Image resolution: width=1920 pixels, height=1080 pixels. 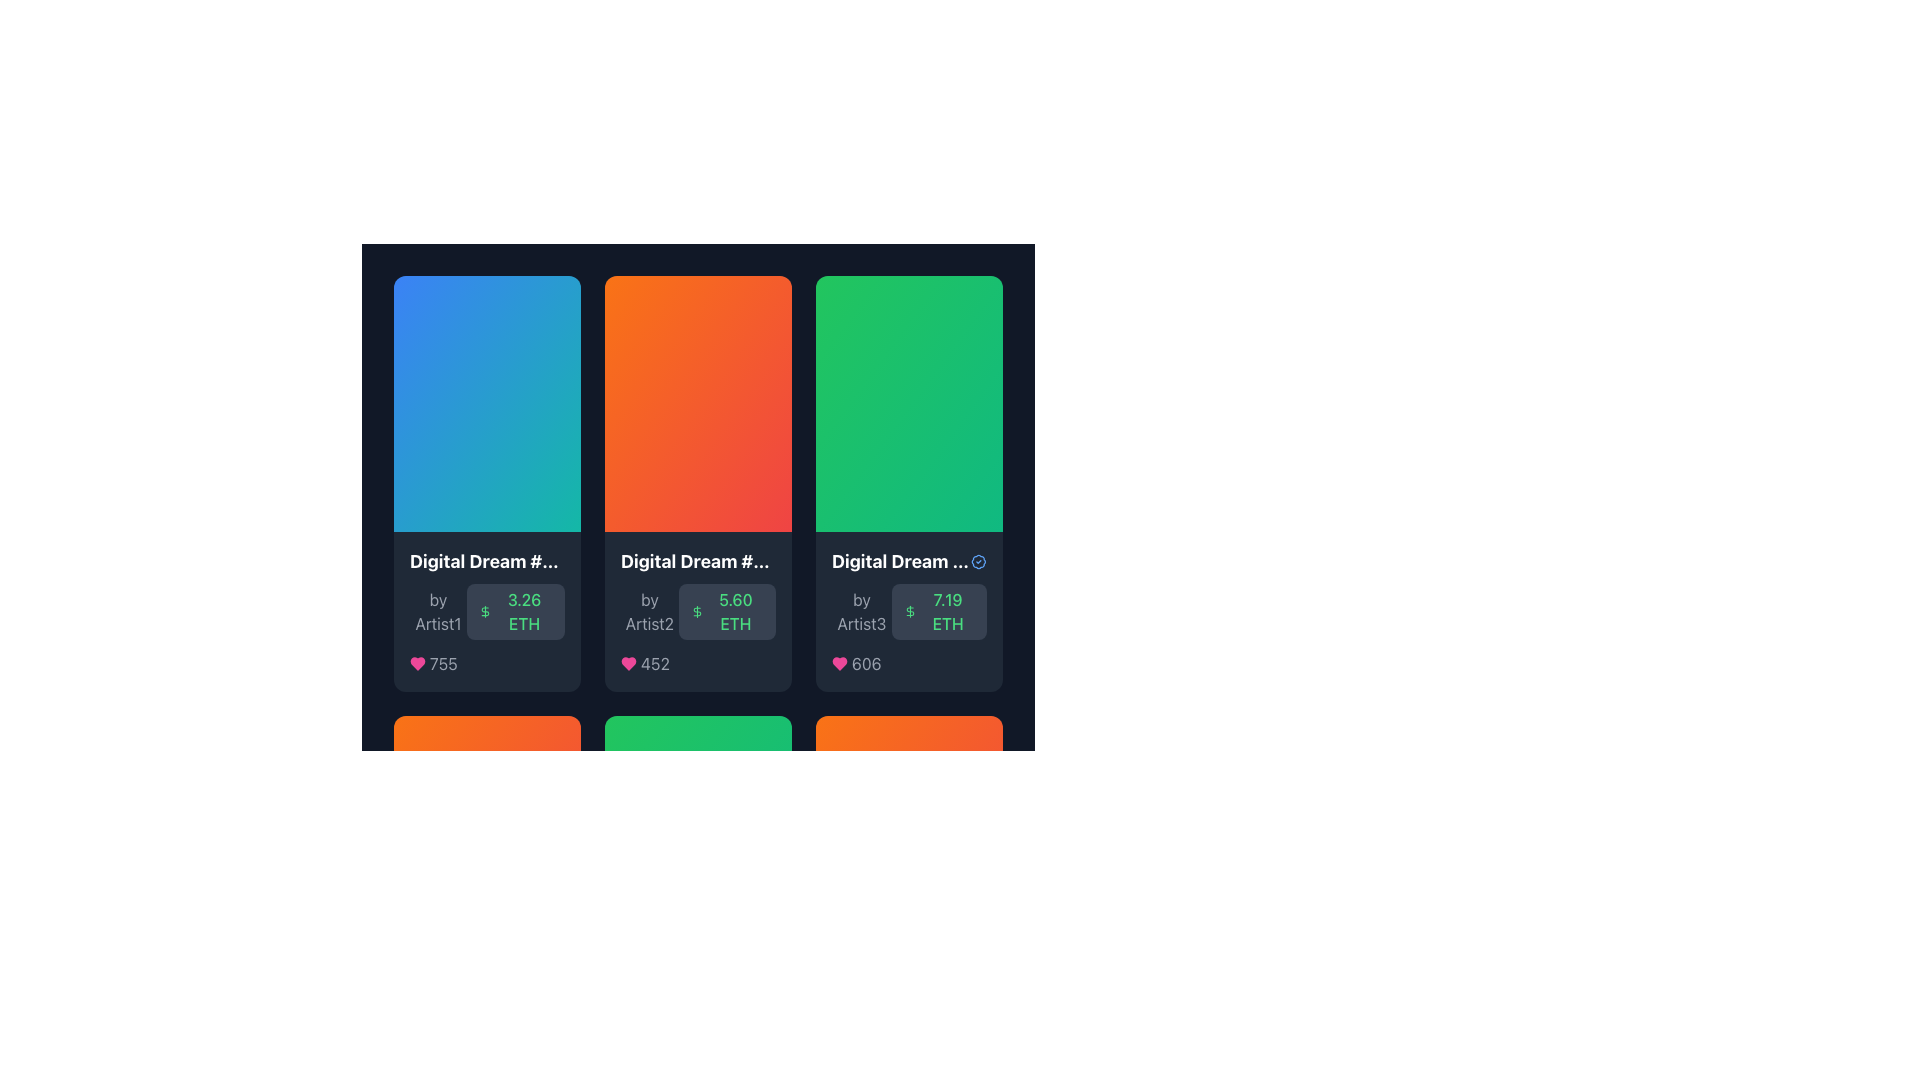 What do you see at coordinates (938, 611) in the screenshot?
I see `the informational display box containing the green dollar symbol and '7.19 ETH' text, located at the bottom right corner of the card associated with 'Digital Dream ...' by 'Artist3'` at bounding box center [938, 611].